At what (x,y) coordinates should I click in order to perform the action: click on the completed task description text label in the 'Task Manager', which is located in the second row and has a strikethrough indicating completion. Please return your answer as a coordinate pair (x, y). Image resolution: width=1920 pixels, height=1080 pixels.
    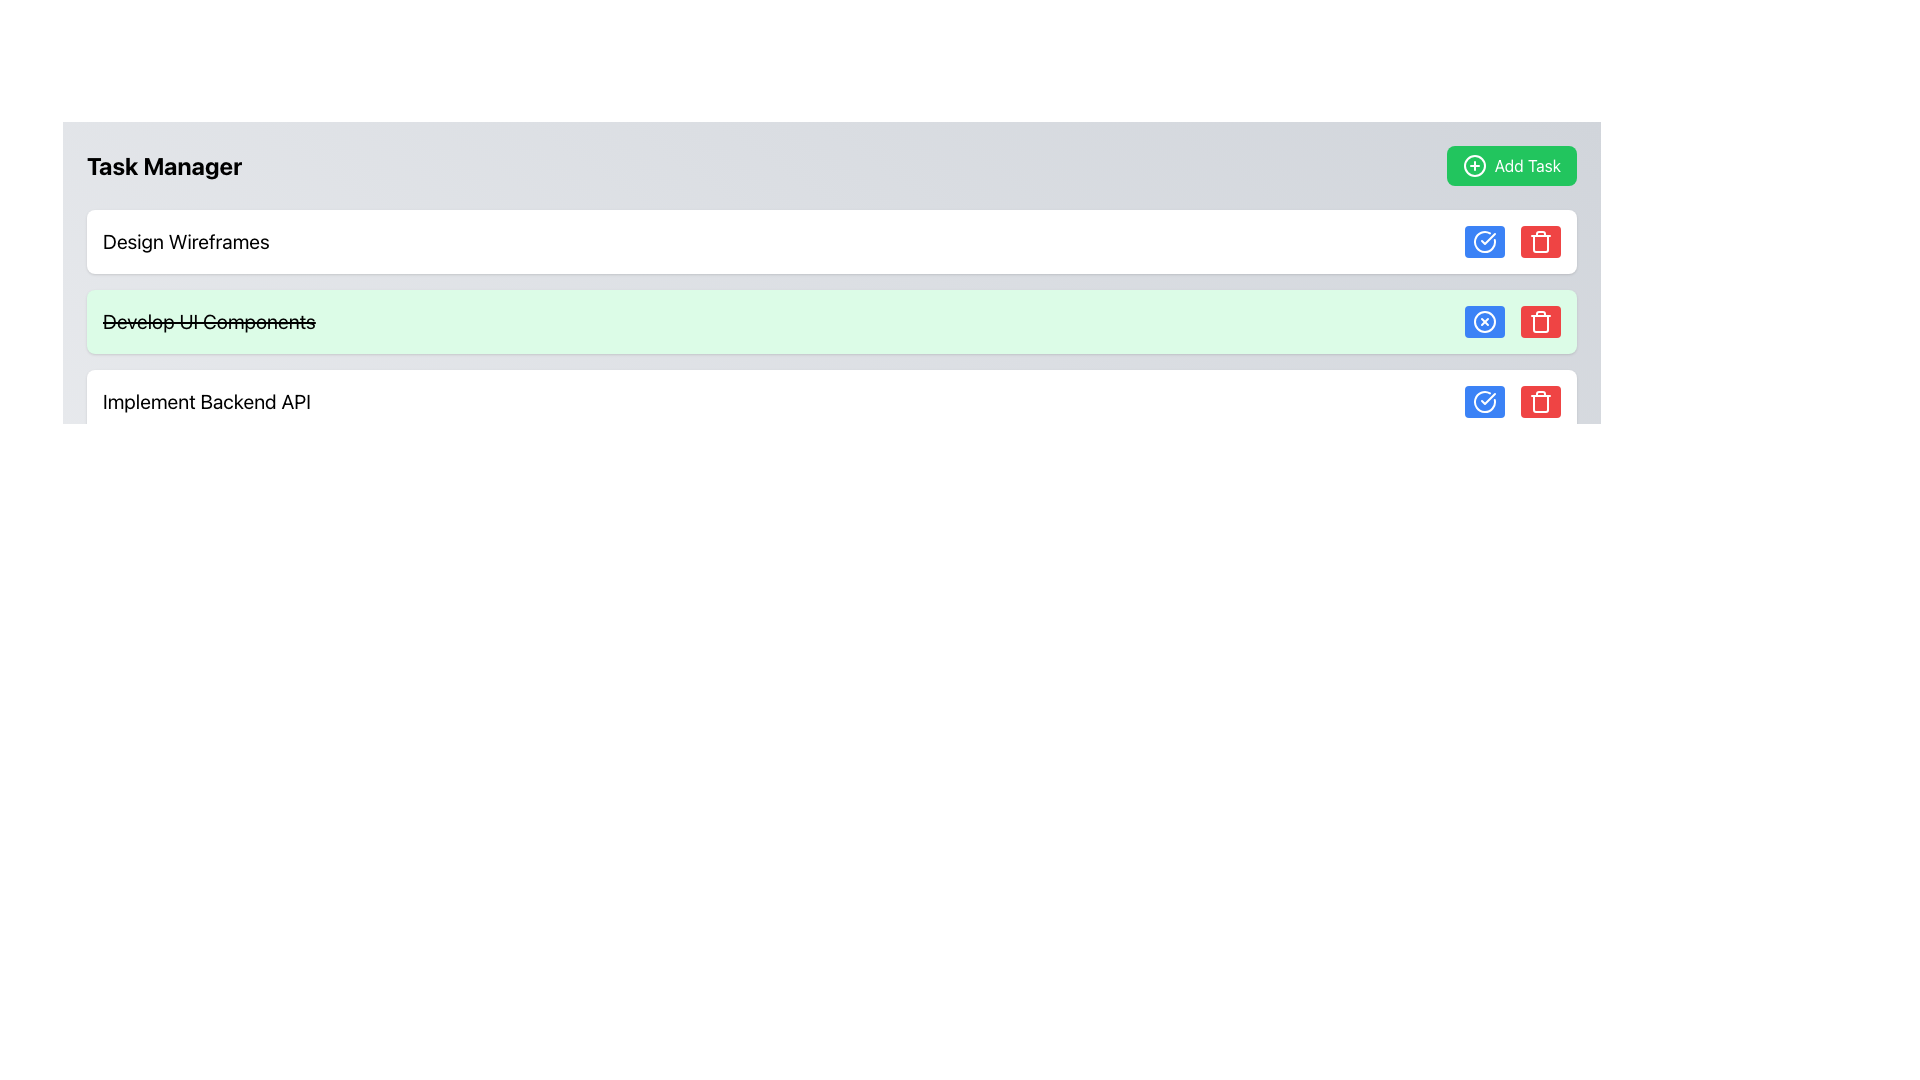
    Looking at the image, I should click on (209, 320).